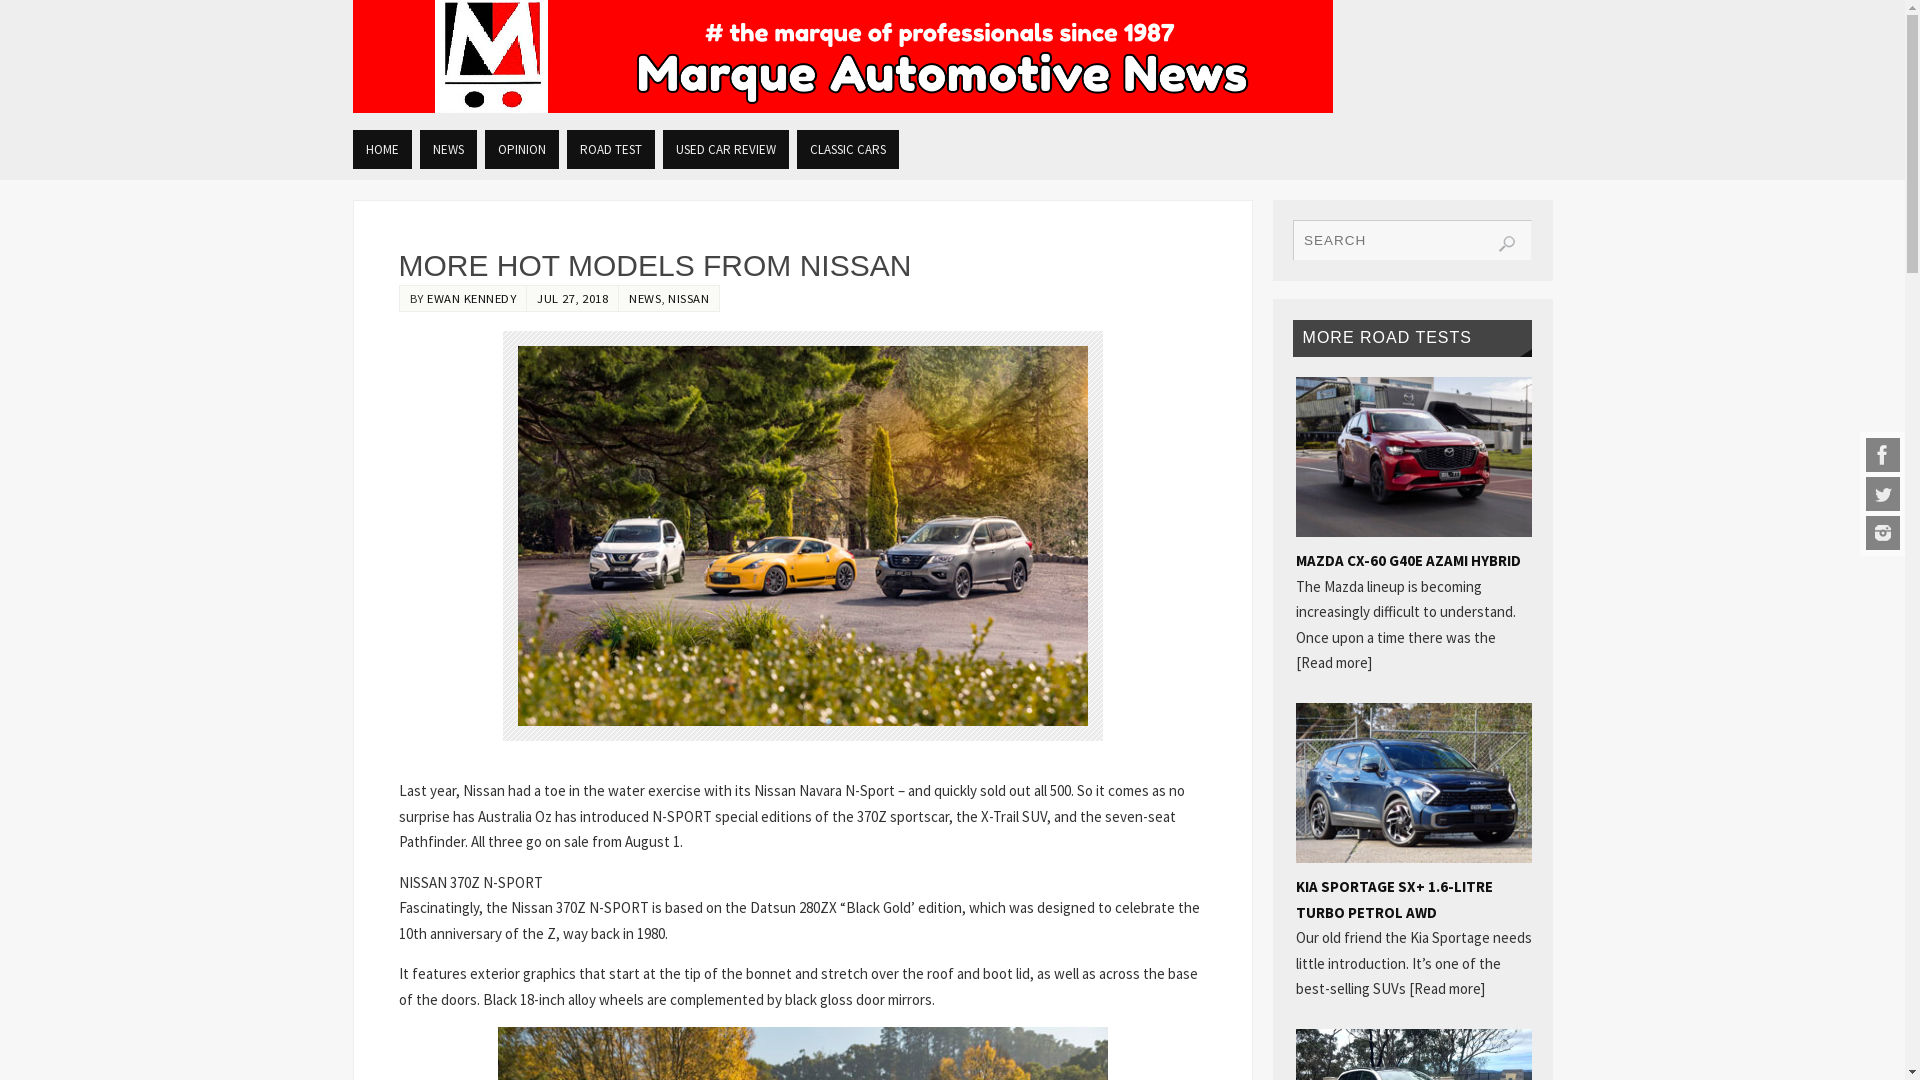  What do you see at coordinates (688, 297) in the screenshot?
I see `'NISSAN'` at bounding box center [688, 297].